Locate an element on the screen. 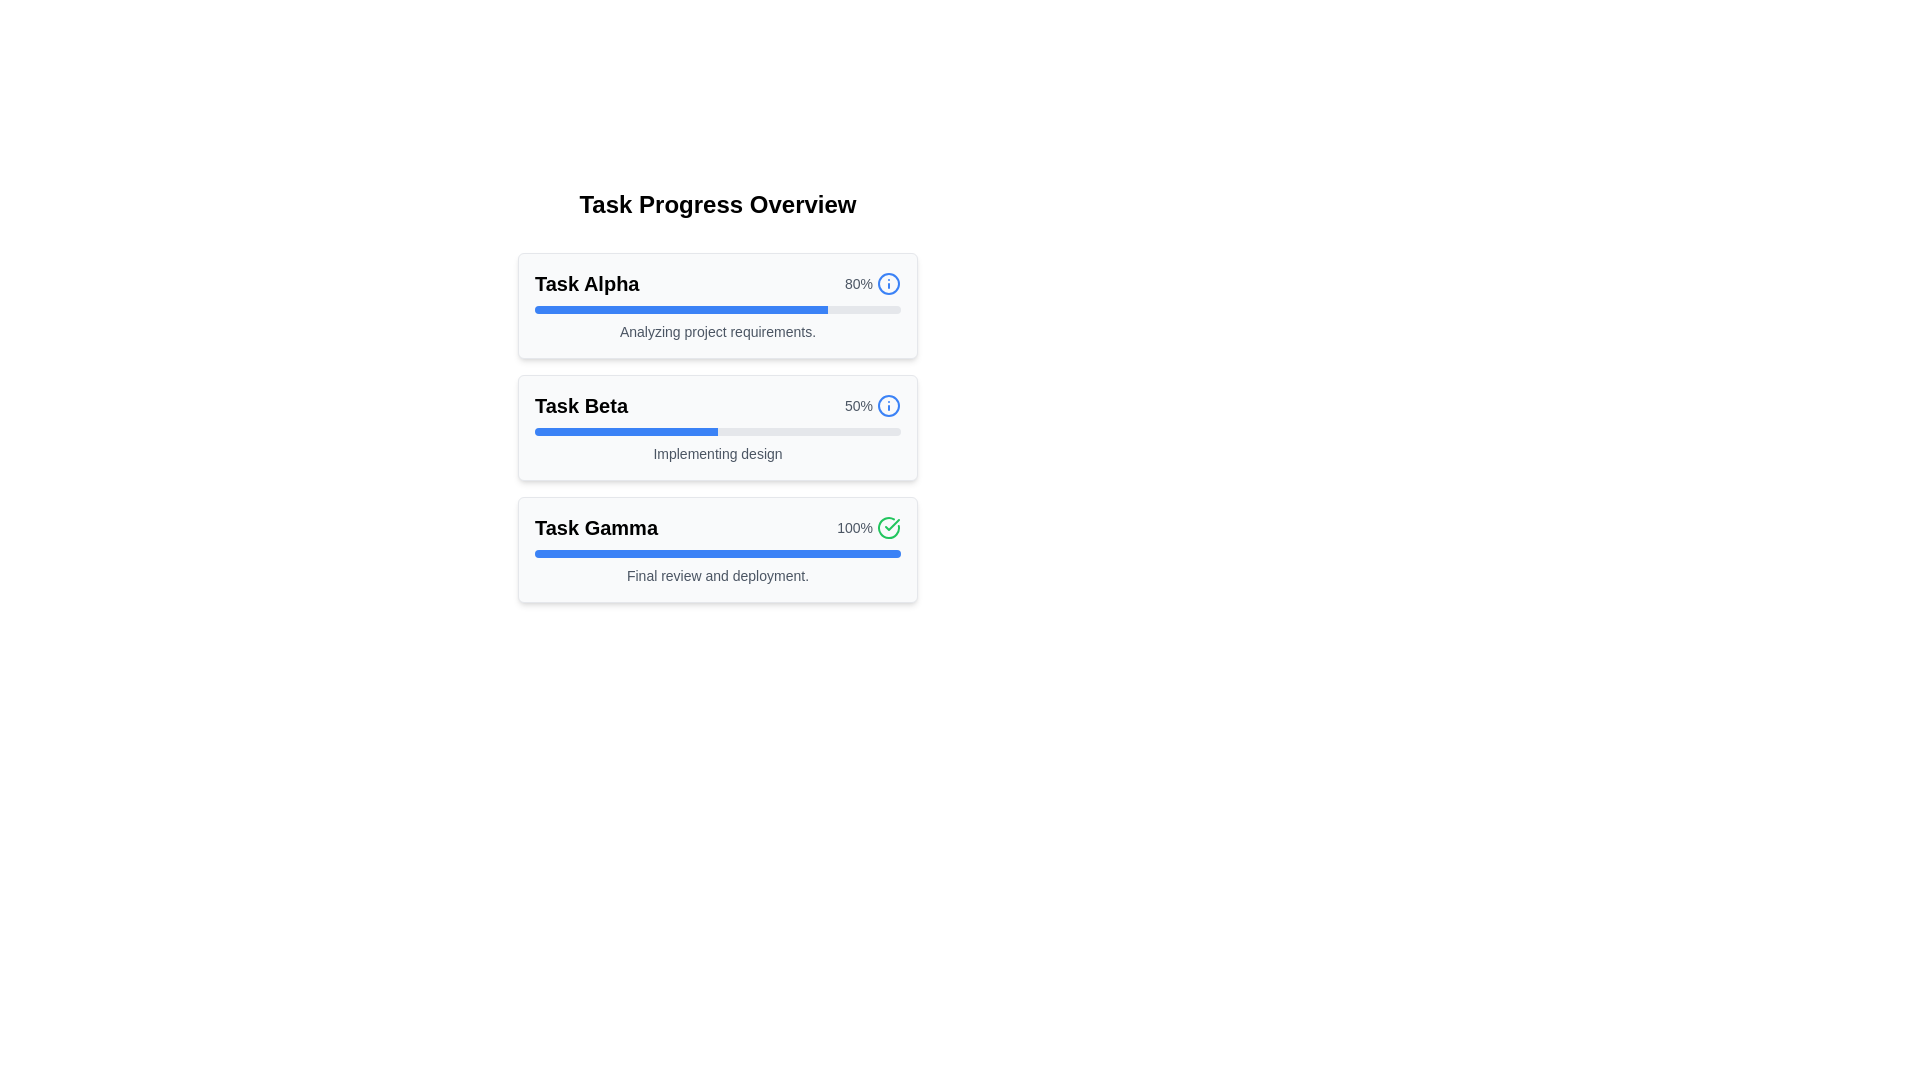  the task summary card for 'Gamma', which is the last card in the 'Task Progress Overview' section is located at coordinates (718, 550).